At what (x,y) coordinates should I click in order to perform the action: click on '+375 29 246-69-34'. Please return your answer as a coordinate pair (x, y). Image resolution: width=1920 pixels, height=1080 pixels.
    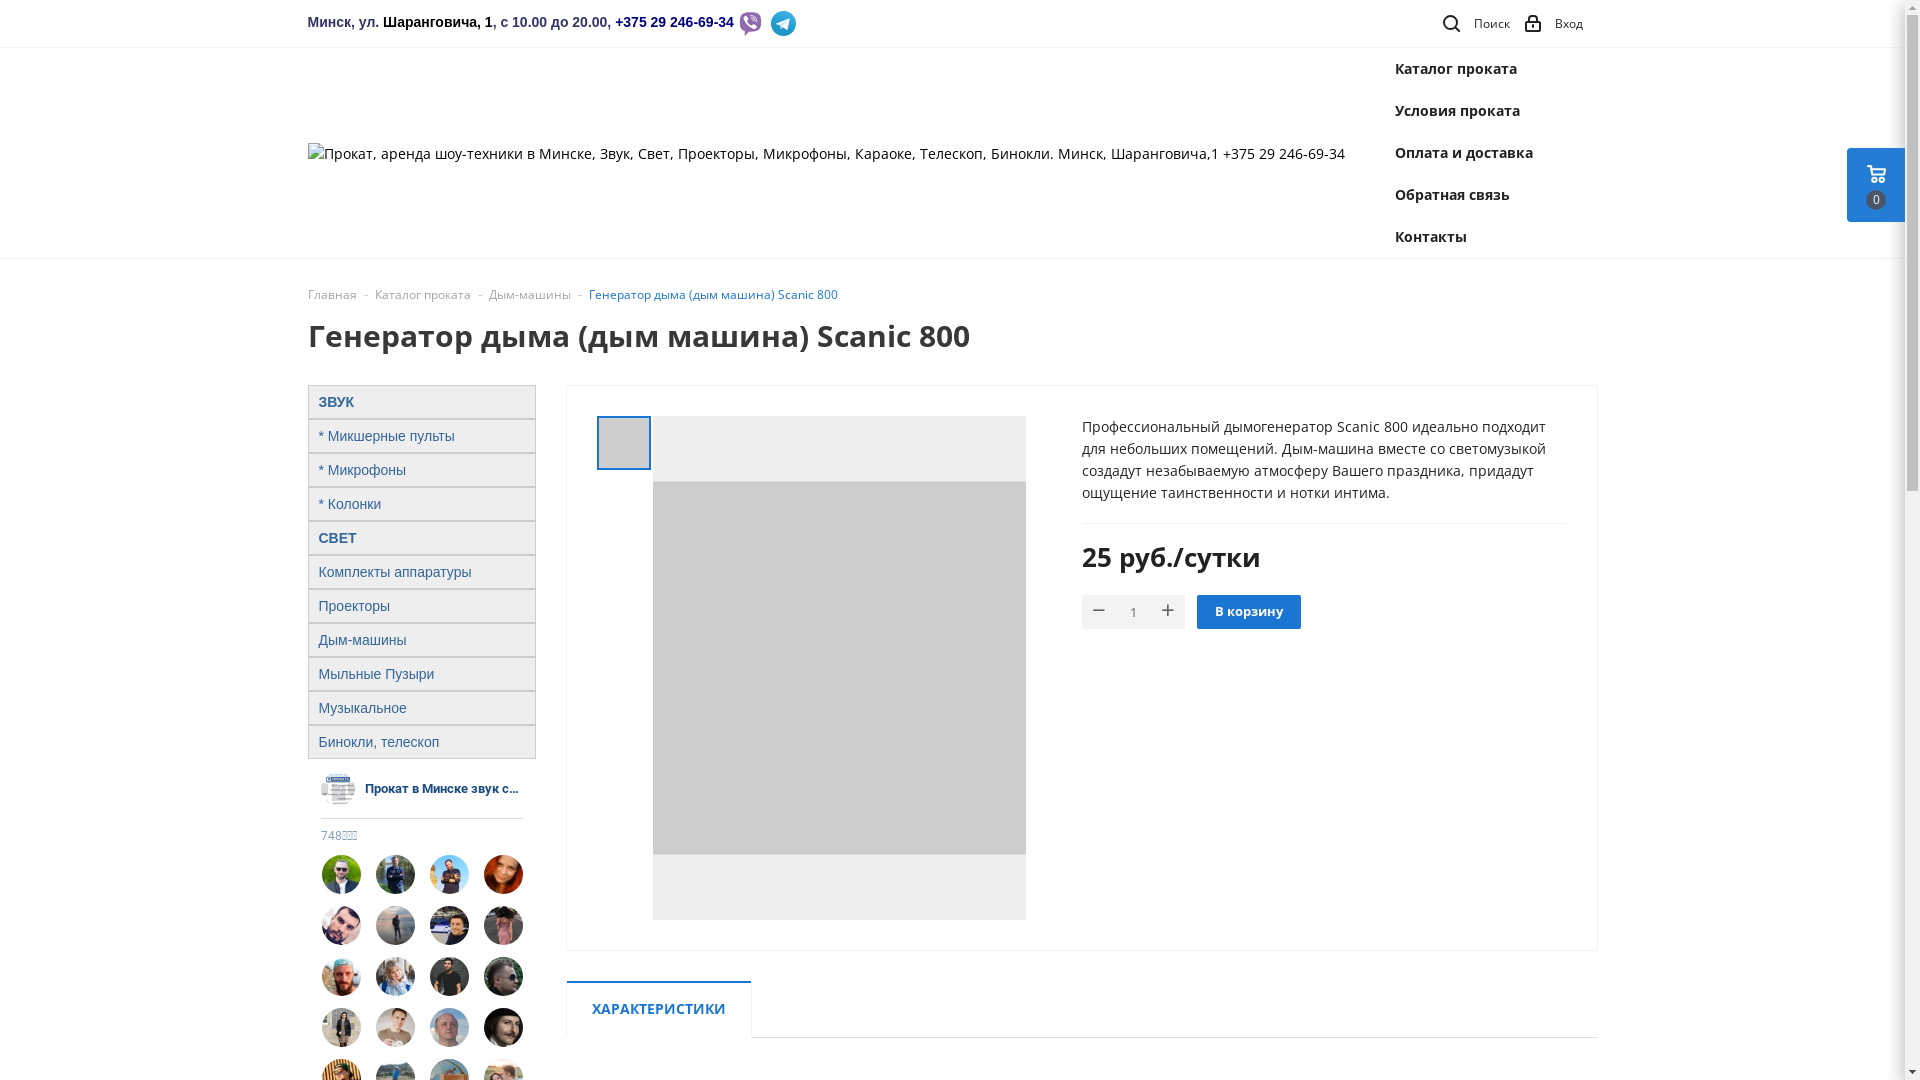
    Looking at the image, I should click on (674, 22).